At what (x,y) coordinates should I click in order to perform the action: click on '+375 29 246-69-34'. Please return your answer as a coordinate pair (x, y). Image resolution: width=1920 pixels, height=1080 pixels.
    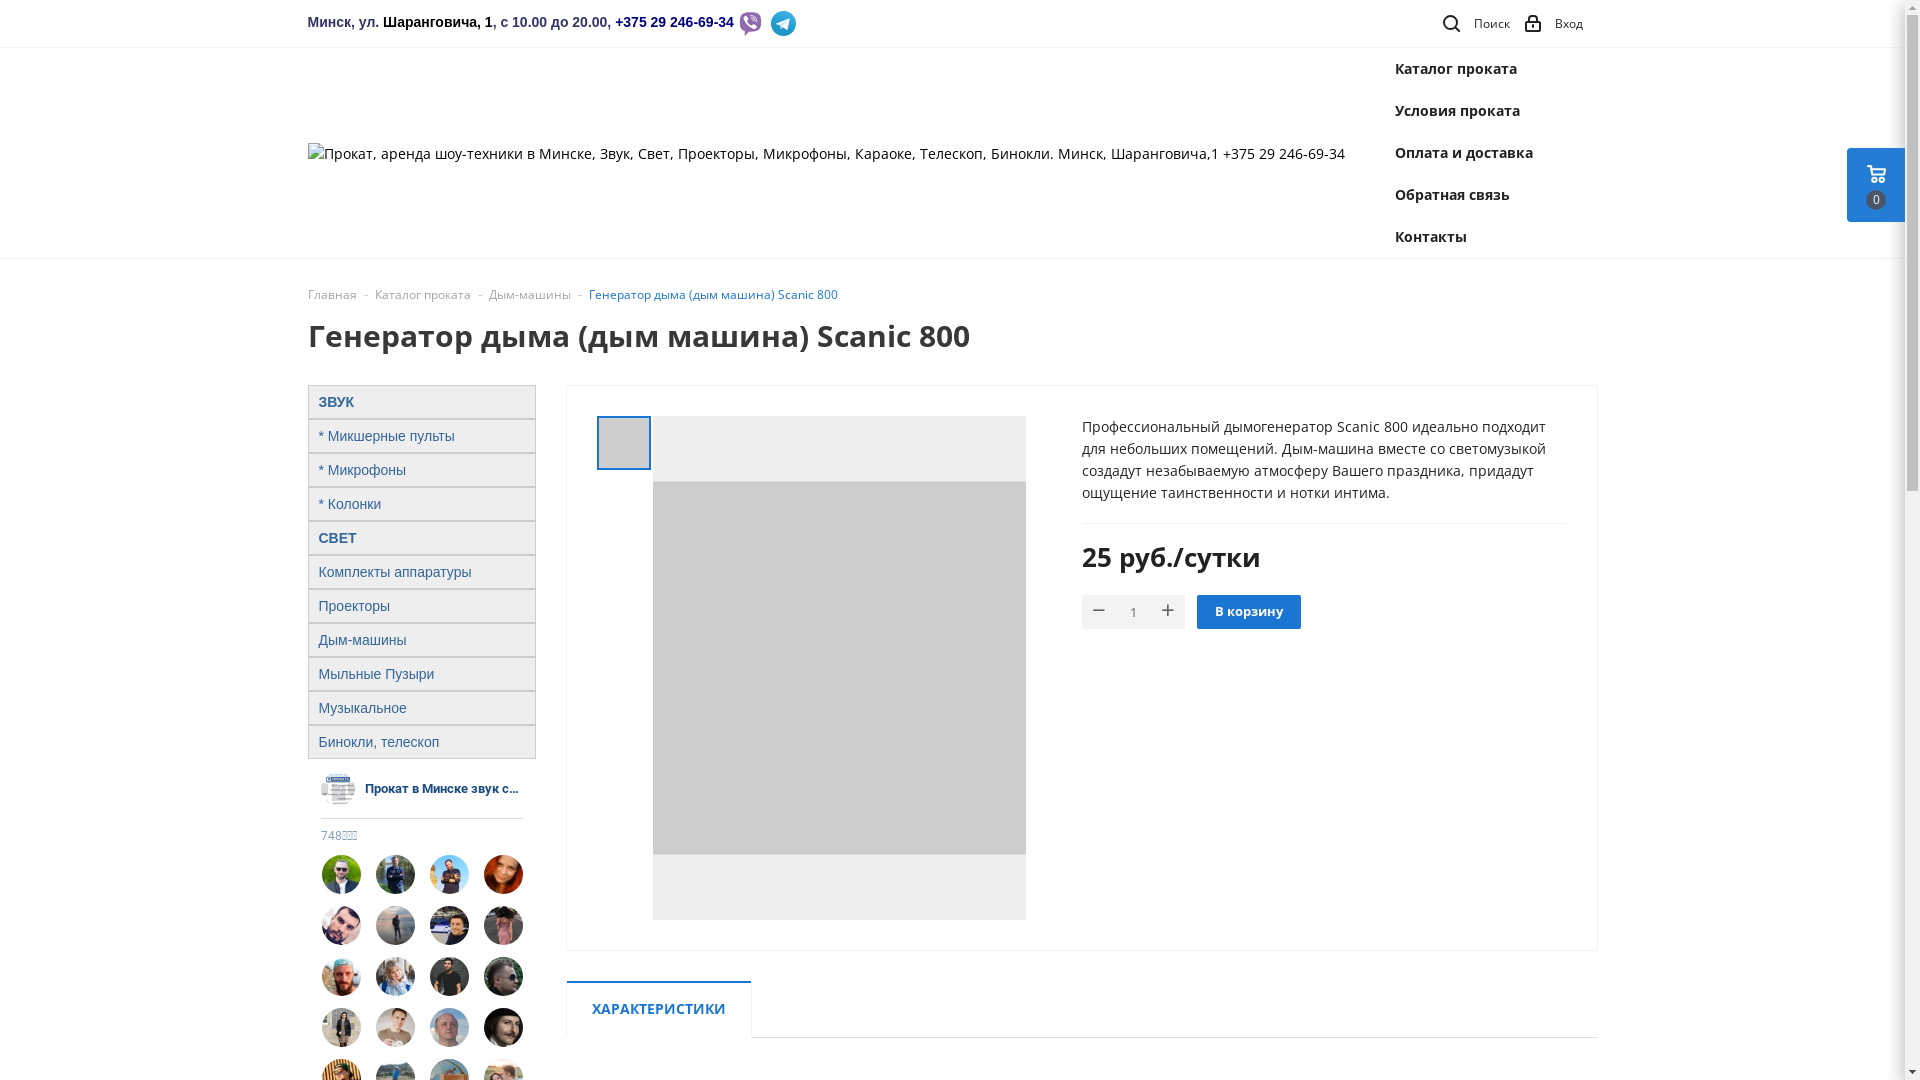
    Looking at the image, I should click on (674, 22).